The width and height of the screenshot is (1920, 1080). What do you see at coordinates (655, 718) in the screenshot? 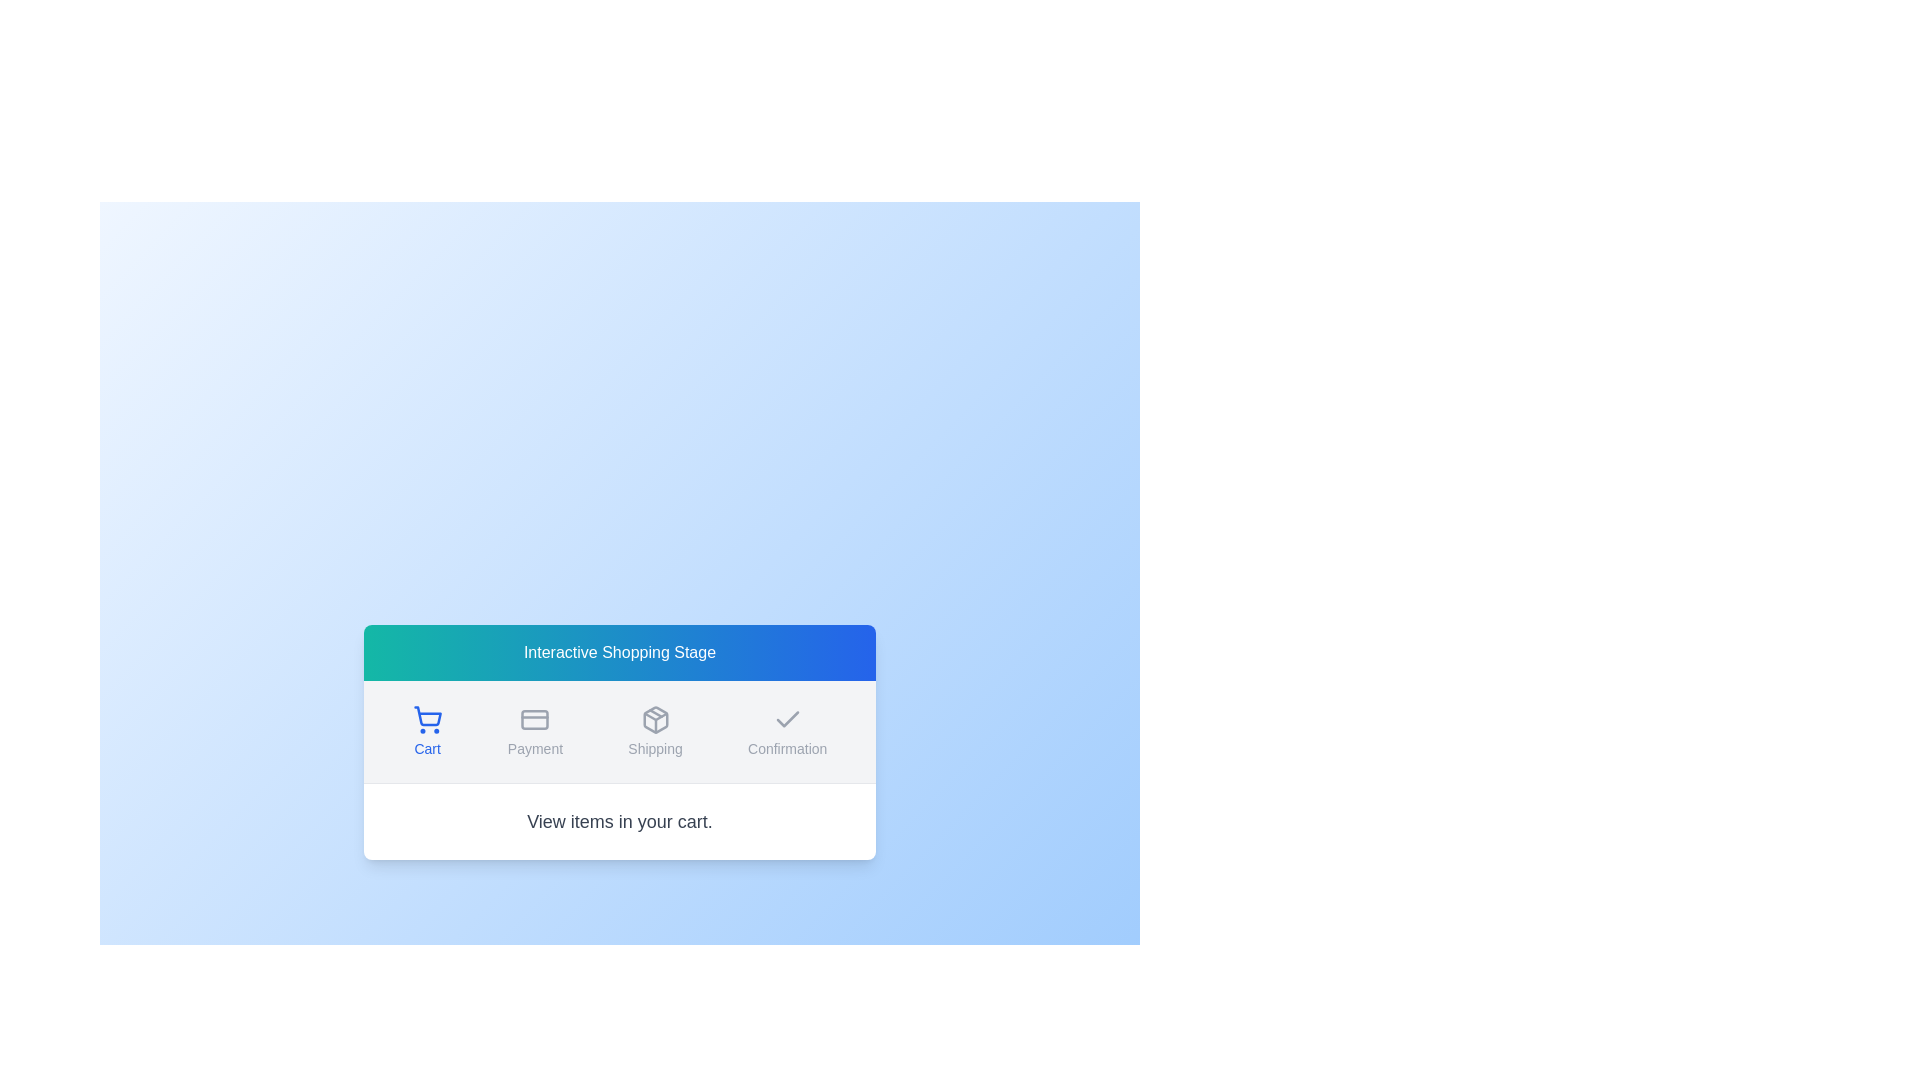
I see `the package icon representing the 'Shipping' step in the step-by-step process UI, which is the third step among four` at bounding box center [655, 718].